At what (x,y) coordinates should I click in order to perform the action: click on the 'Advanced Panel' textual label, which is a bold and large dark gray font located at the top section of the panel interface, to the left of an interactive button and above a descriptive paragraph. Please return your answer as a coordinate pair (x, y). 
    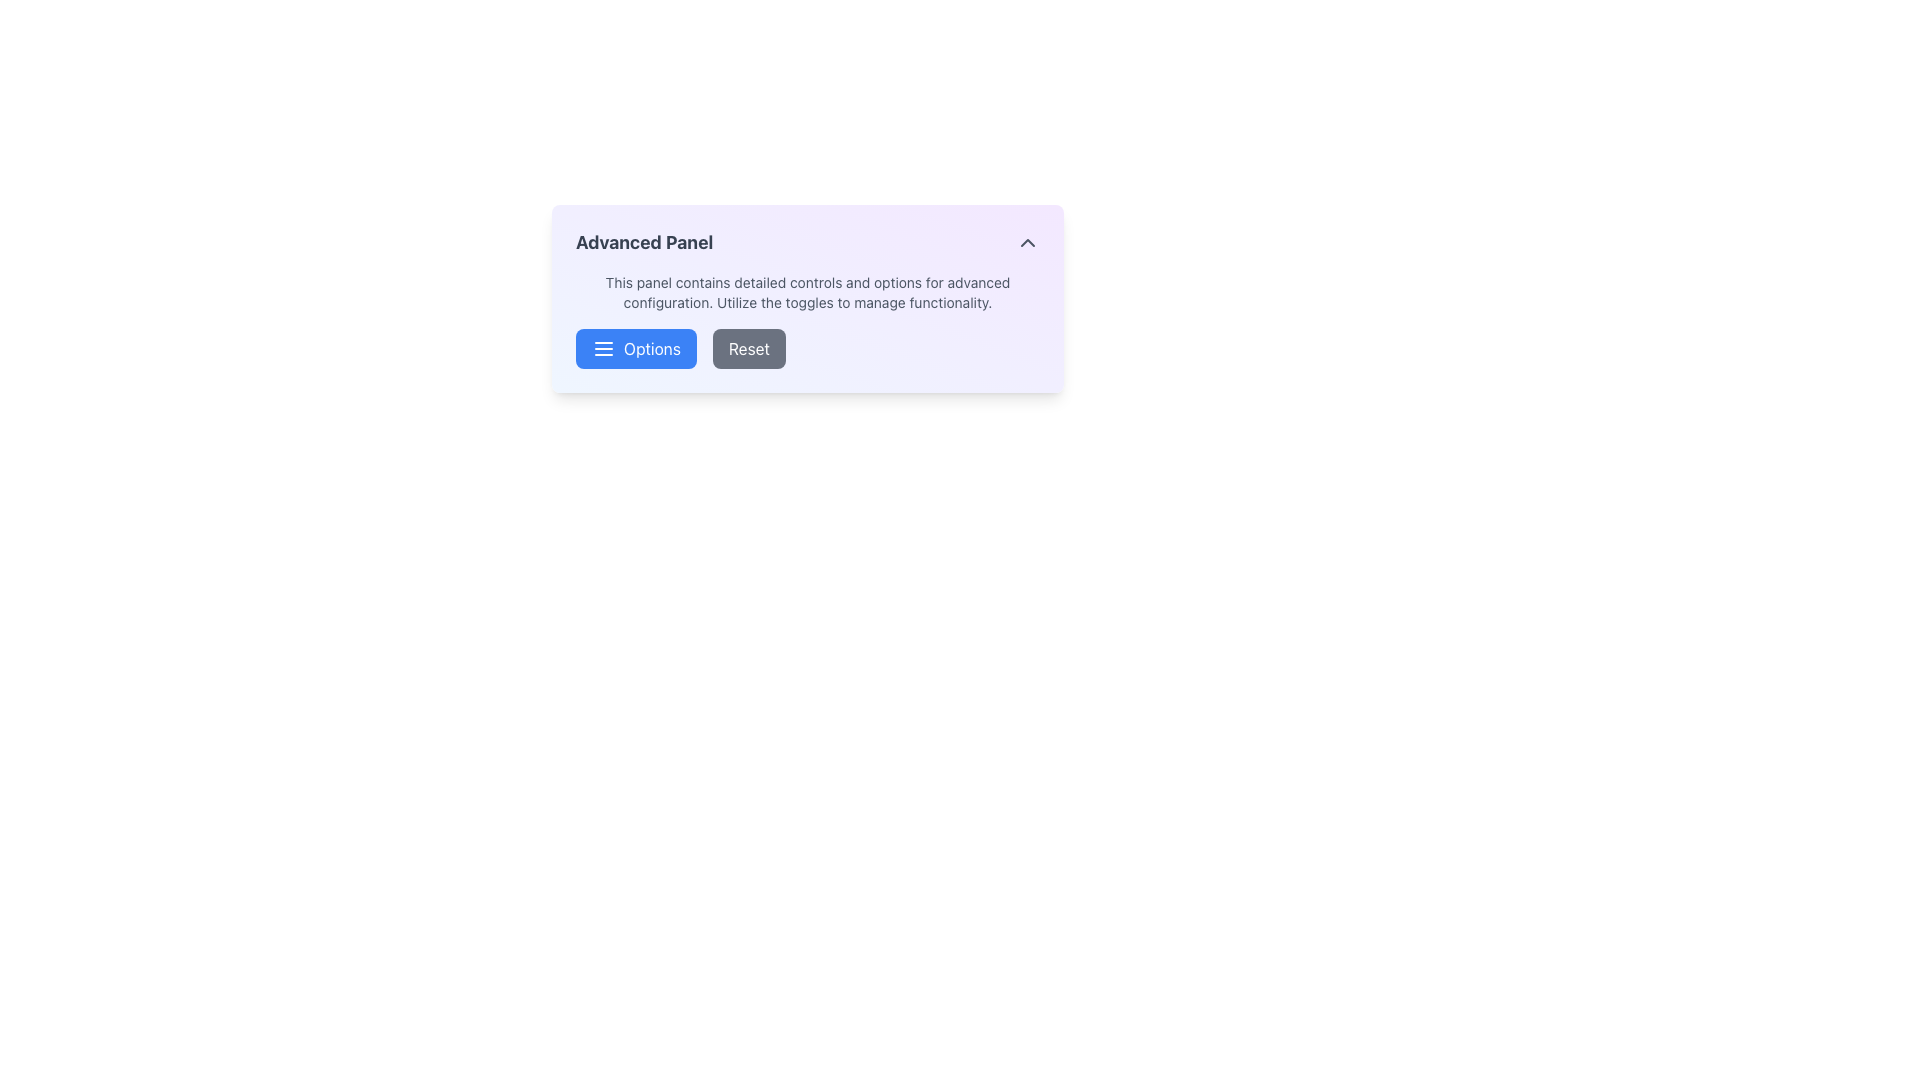
    Looking at the image, I should click on (644, 242).